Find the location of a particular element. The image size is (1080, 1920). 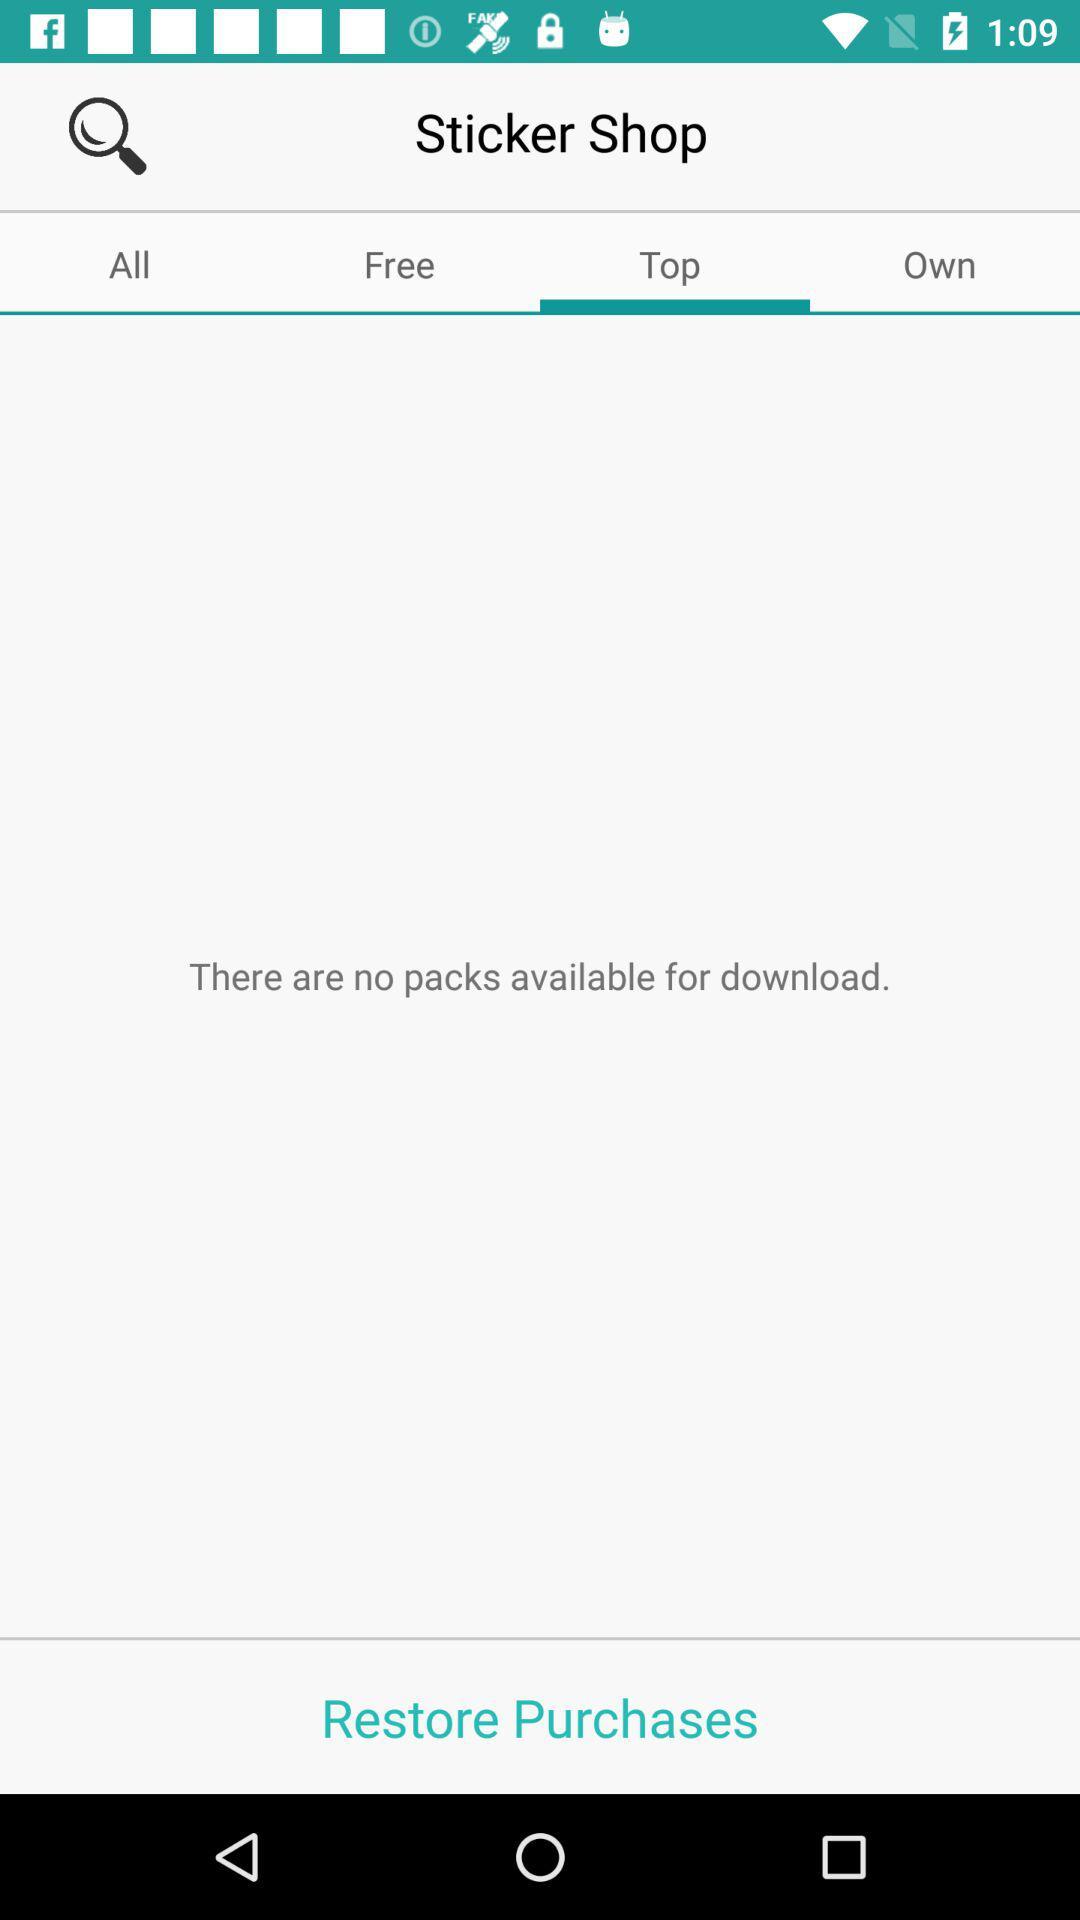

search is located at coordinates (107, 135).